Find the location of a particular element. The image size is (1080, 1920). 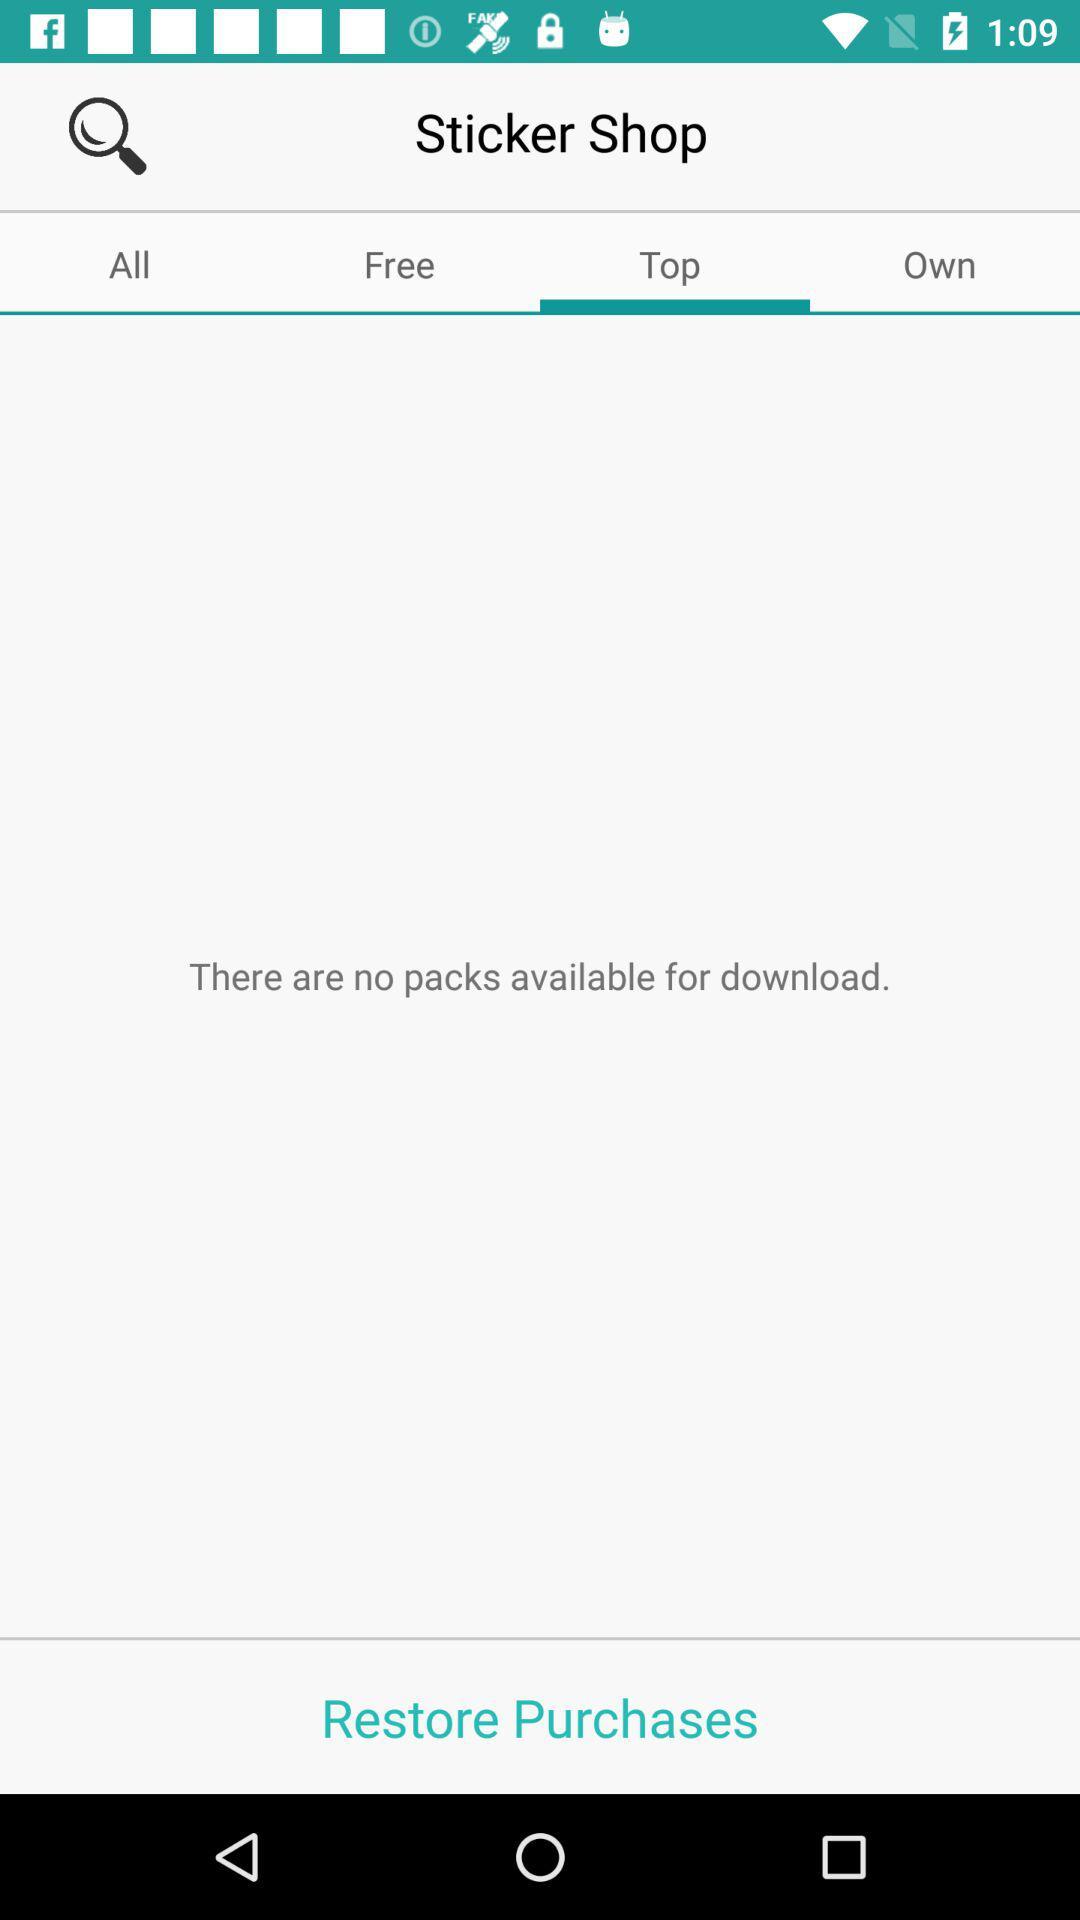

search is located at coordinates (107, 135).